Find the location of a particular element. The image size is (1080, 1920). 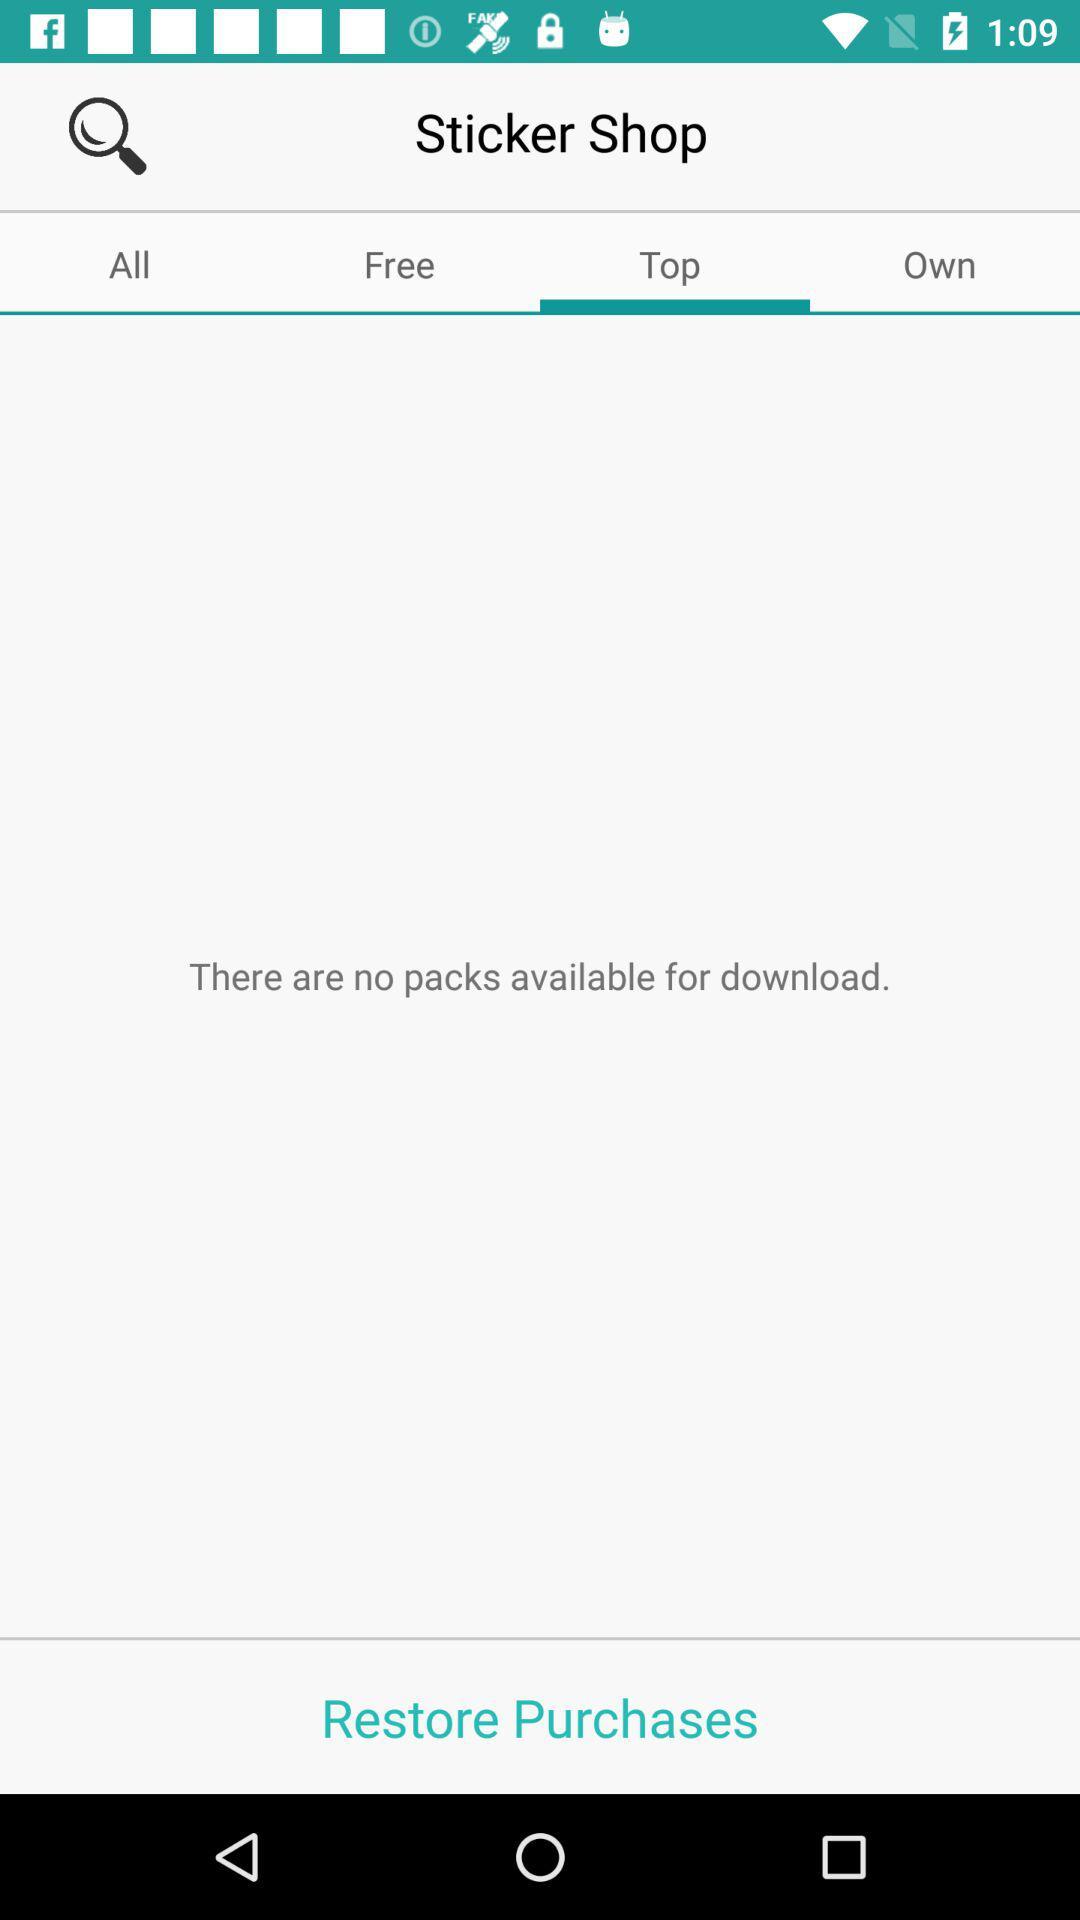

search is located at coordinates (107, 135).